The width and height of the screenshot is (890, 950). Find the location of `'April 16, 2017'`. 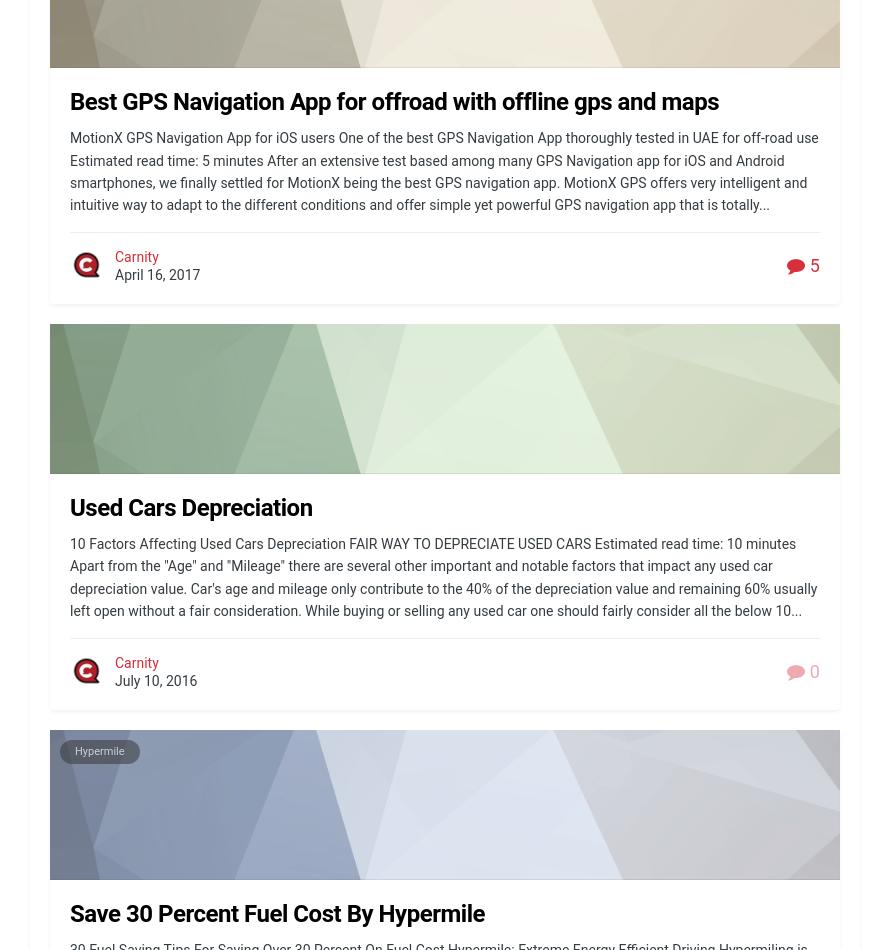

'April 16, 2017' is located at coordinates (157, 274).